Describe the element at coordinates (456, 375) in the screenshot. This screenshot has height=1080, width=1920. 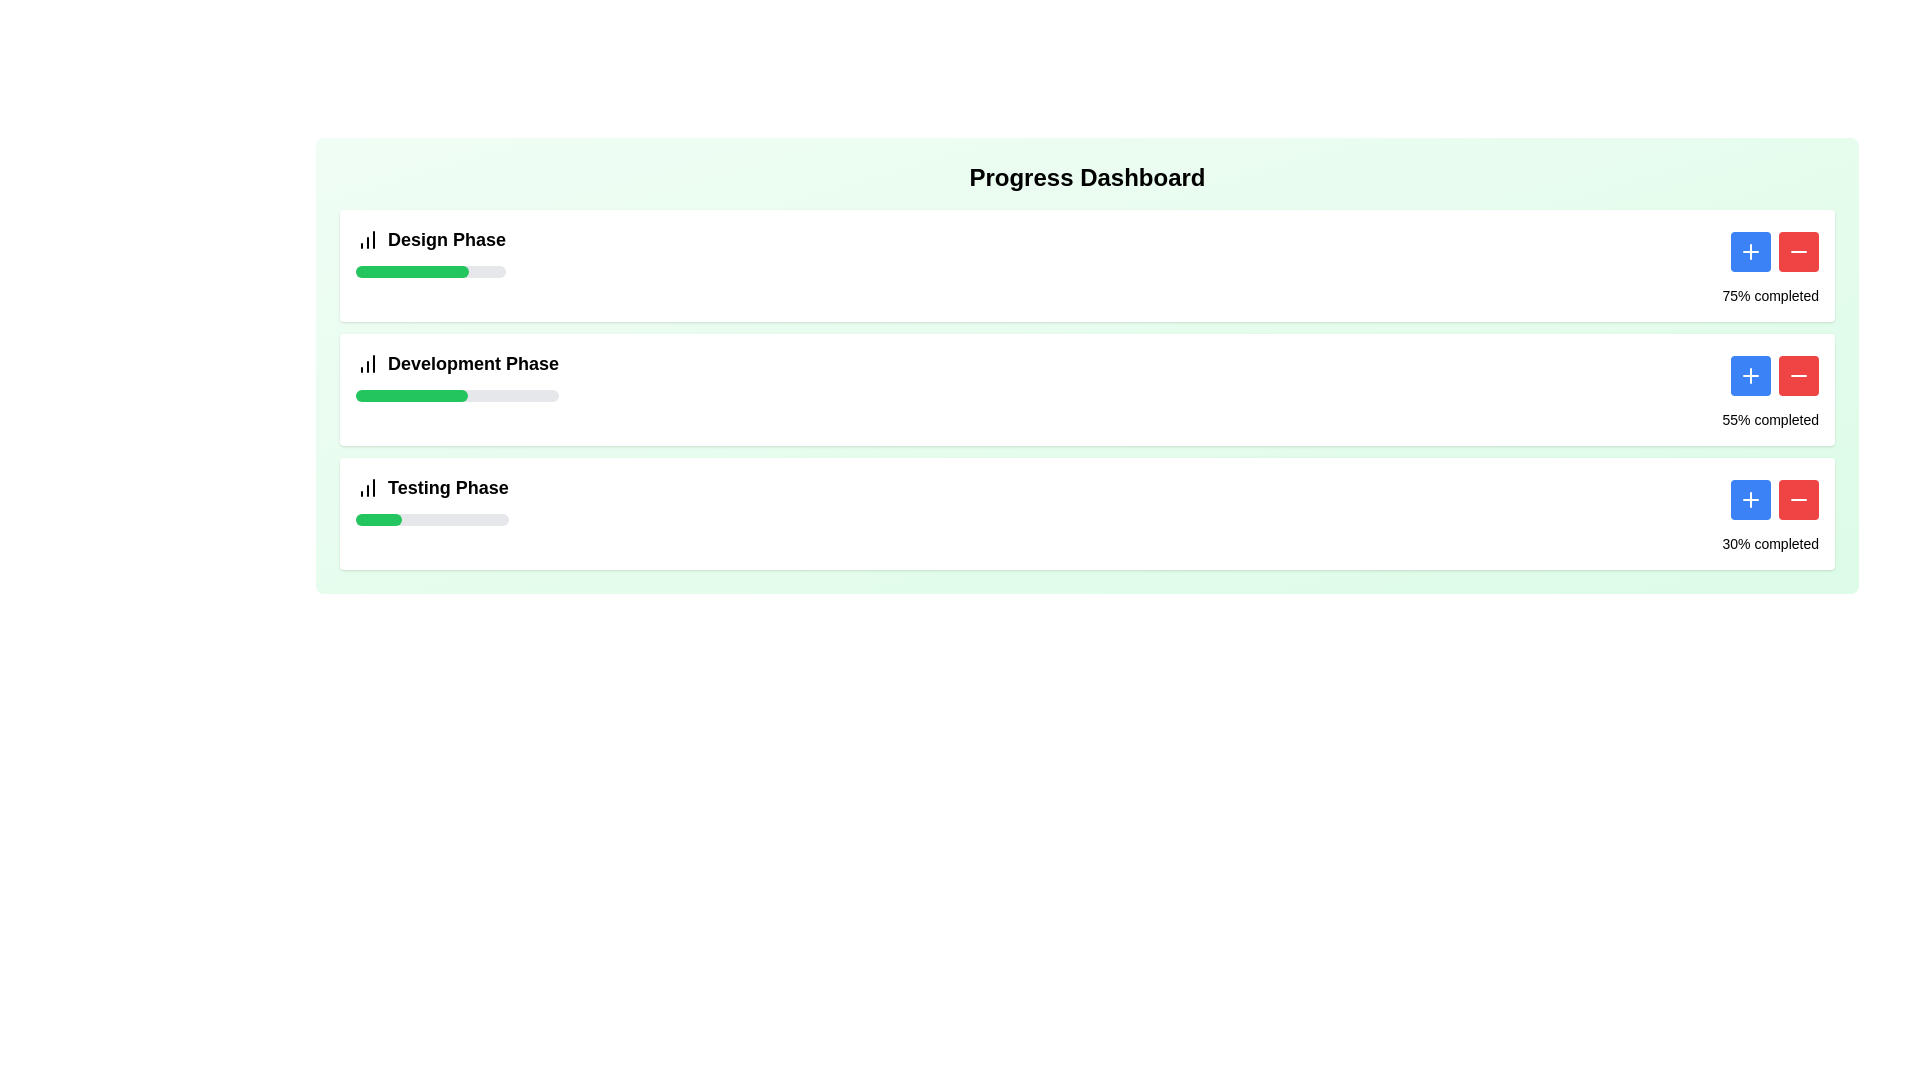
I see `the Labeled Progress Tracker displaying the label 'Development Phase' to interact with it` at that location.